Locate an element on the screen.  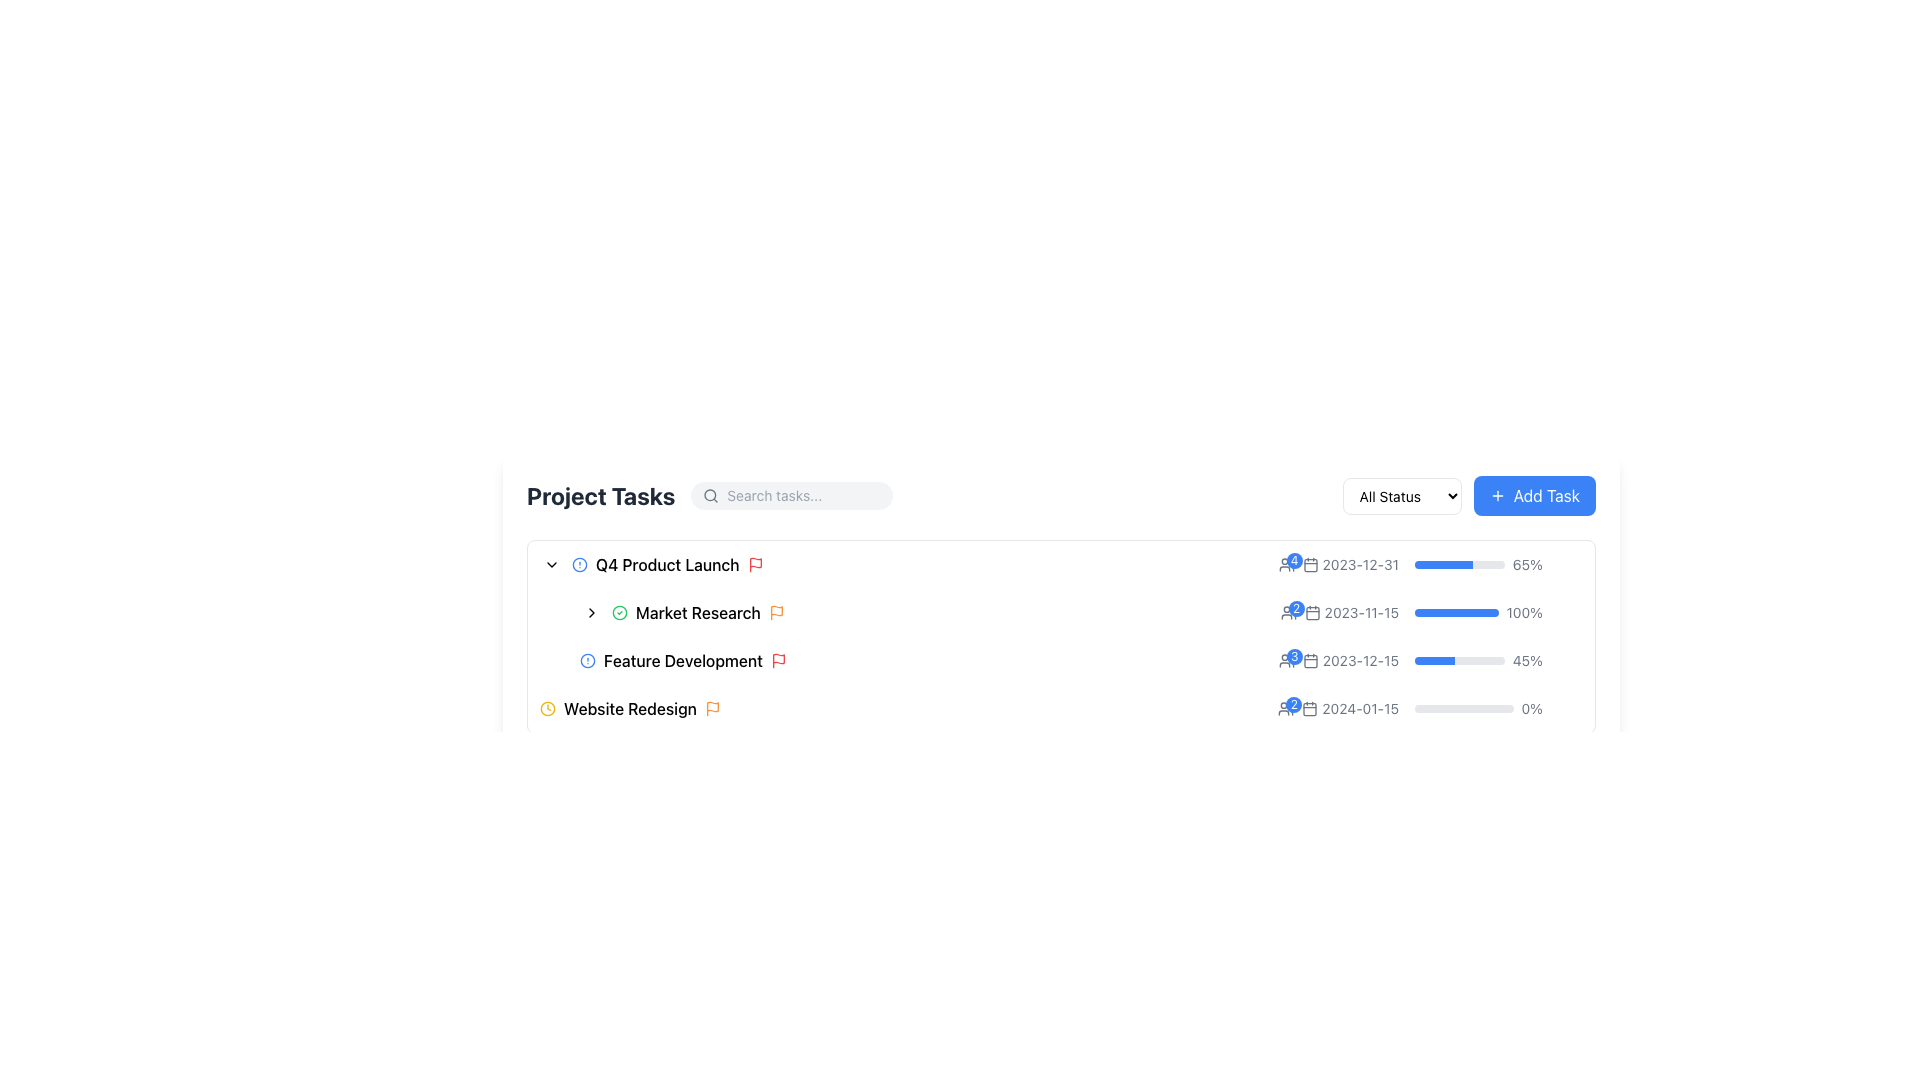
the status indicator icon for the 'Q4 Product Launch' task, which is the last icon in the group located to the right of the title text is located at coordinates (754, 564).